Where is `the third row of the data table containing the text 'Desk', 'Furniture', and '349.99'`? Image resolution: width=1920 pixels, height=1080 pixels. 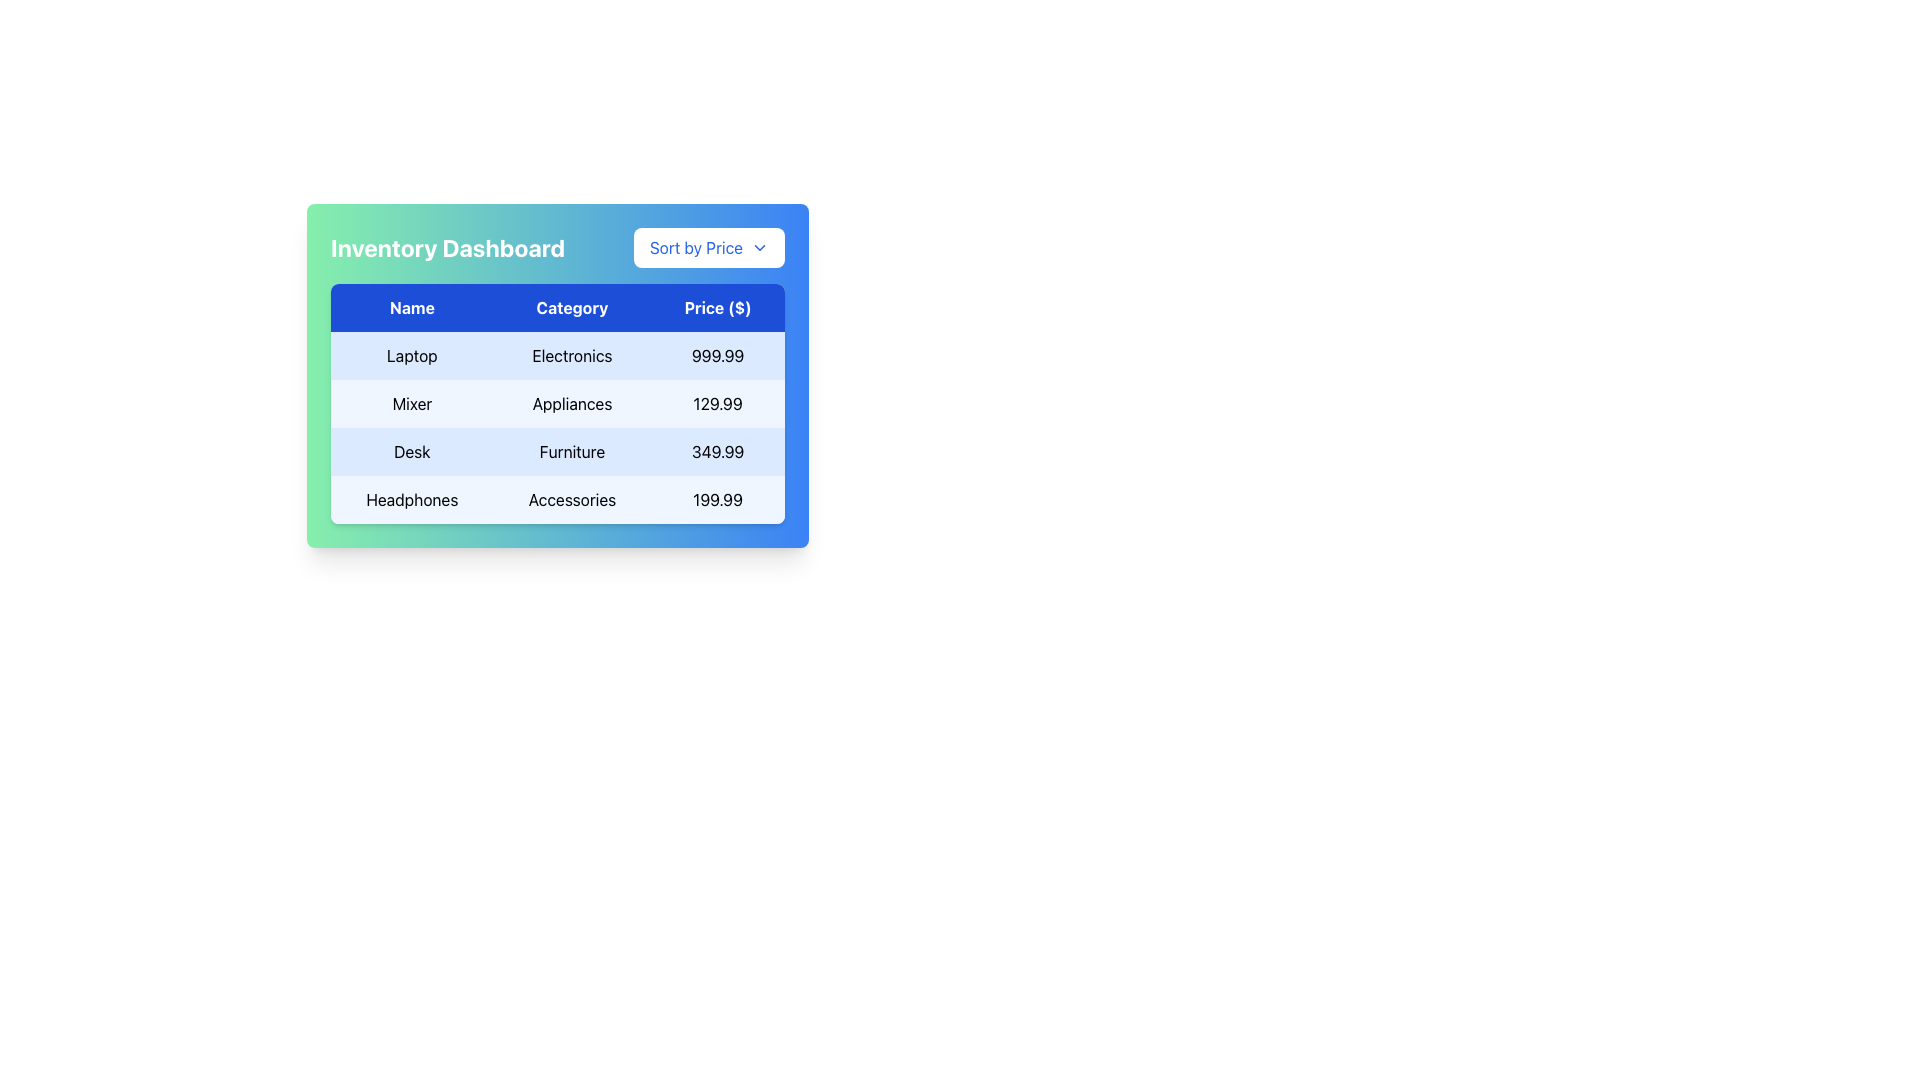 the third row of the data table containing the text 'Desk', 'Furniture', and '349.99' is located at coordinates (557, 451).